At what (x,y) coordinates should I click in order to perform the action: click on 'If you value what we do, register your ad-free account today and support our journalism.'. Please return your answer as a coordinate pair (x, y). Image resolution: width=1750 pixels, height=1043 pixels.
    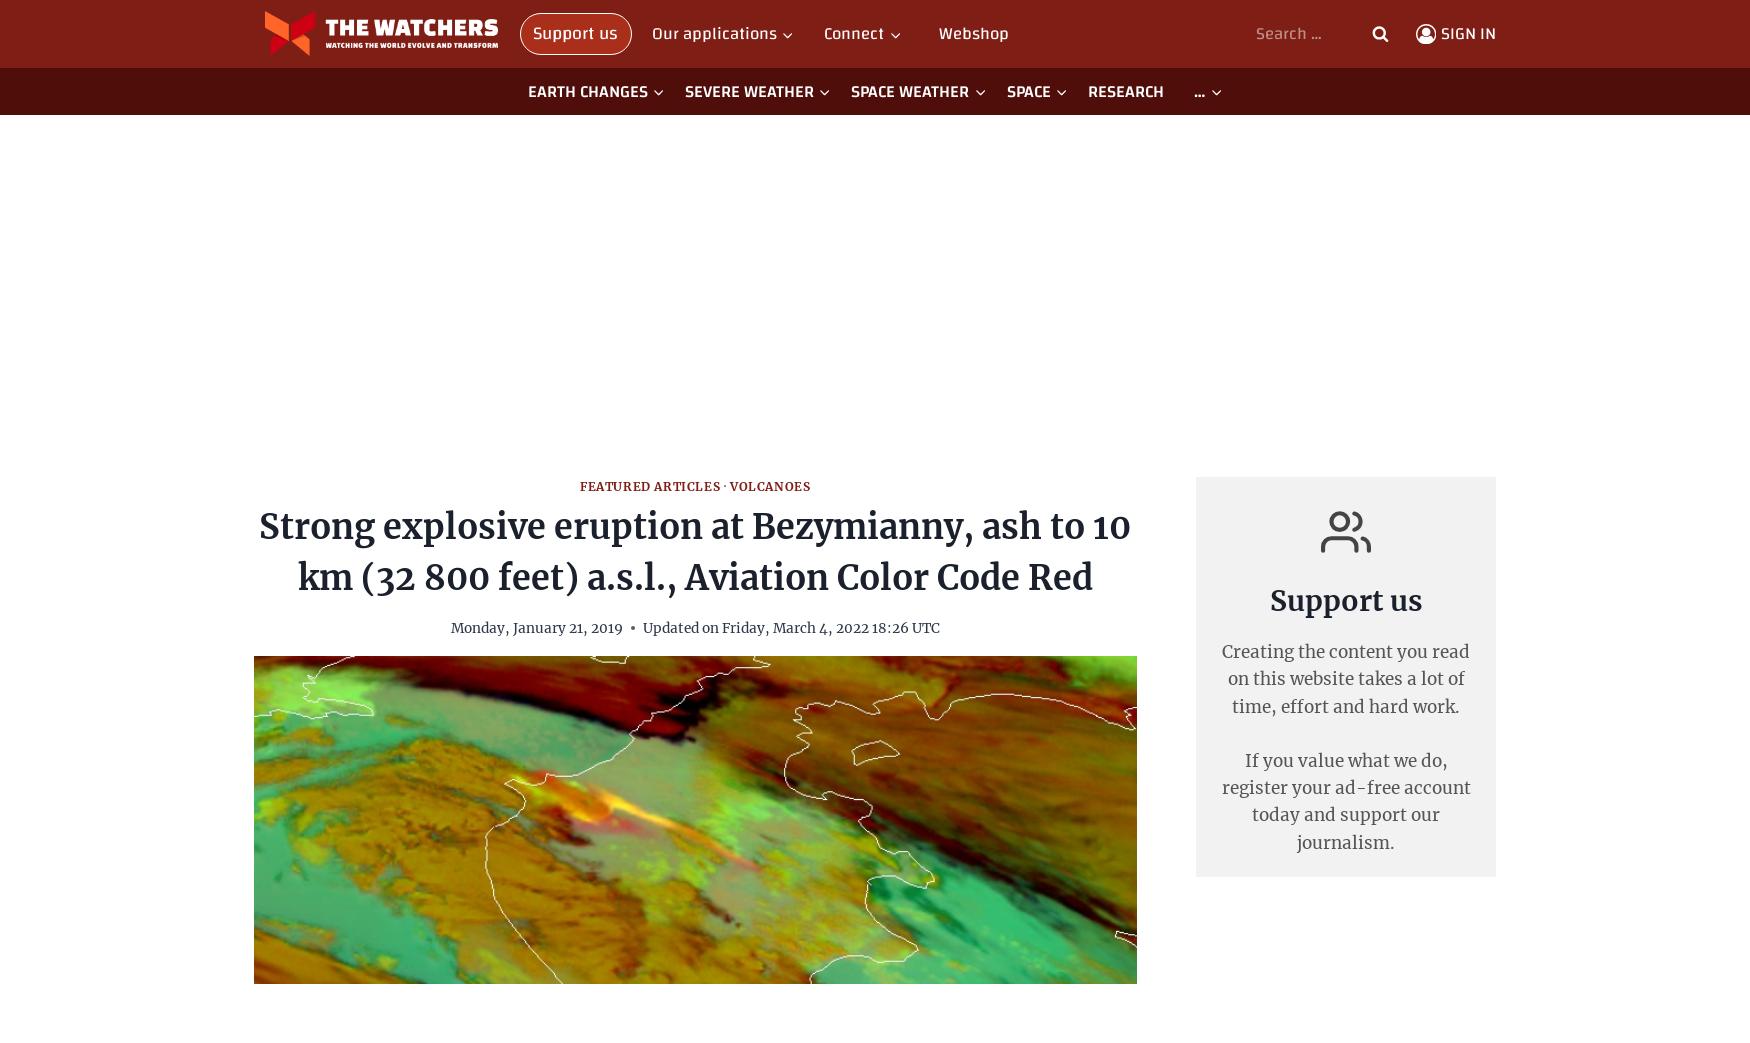
    Looking at the image, I should click on (1345, 800).